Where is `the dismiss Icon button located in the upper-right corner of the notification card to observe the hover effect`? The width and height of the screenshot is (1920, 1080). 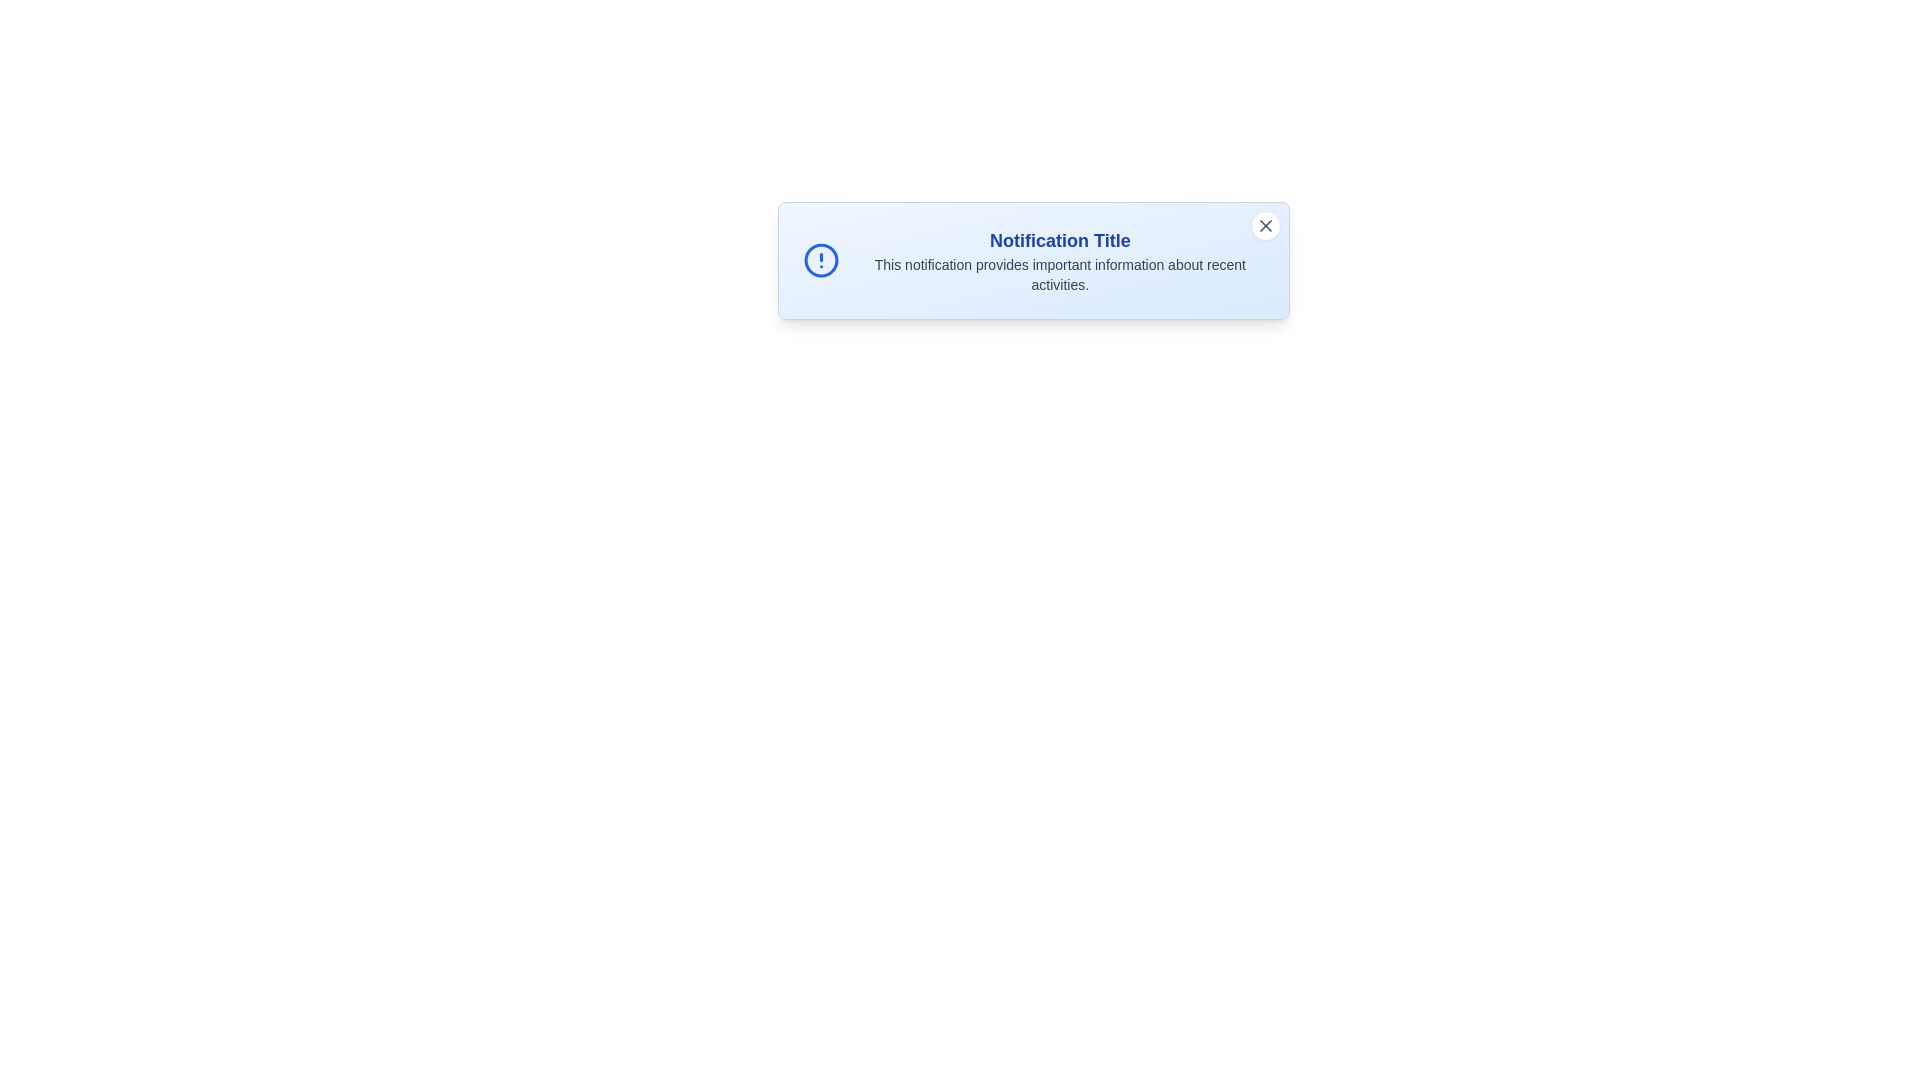
the dismiss Icon button located in the upper-right corner of the notification card to observe the hover effect is located at coordinates (1264, 225).